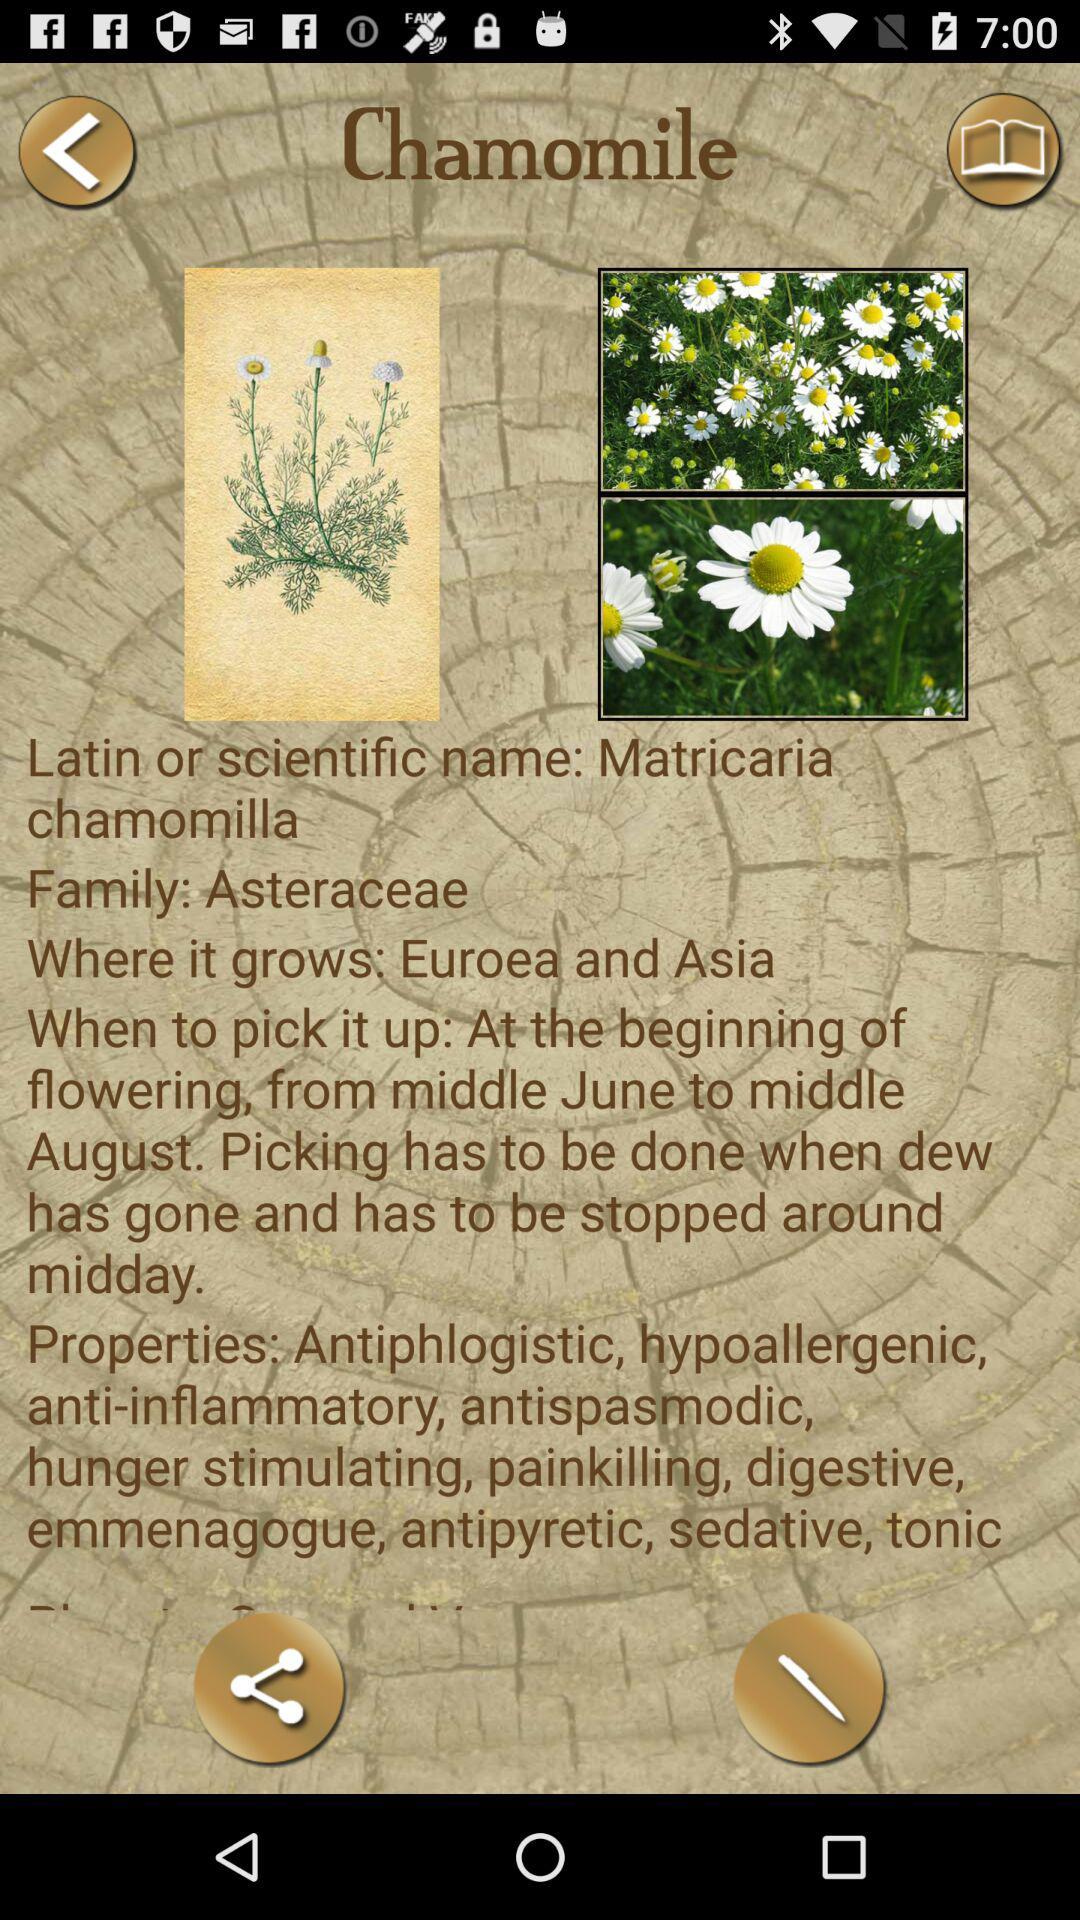 This screenshot has height=1920, width=1080. Describe the element at coordinates (270, 1688) in the screenshot. I see `the item at the bottom left corner` at that location.